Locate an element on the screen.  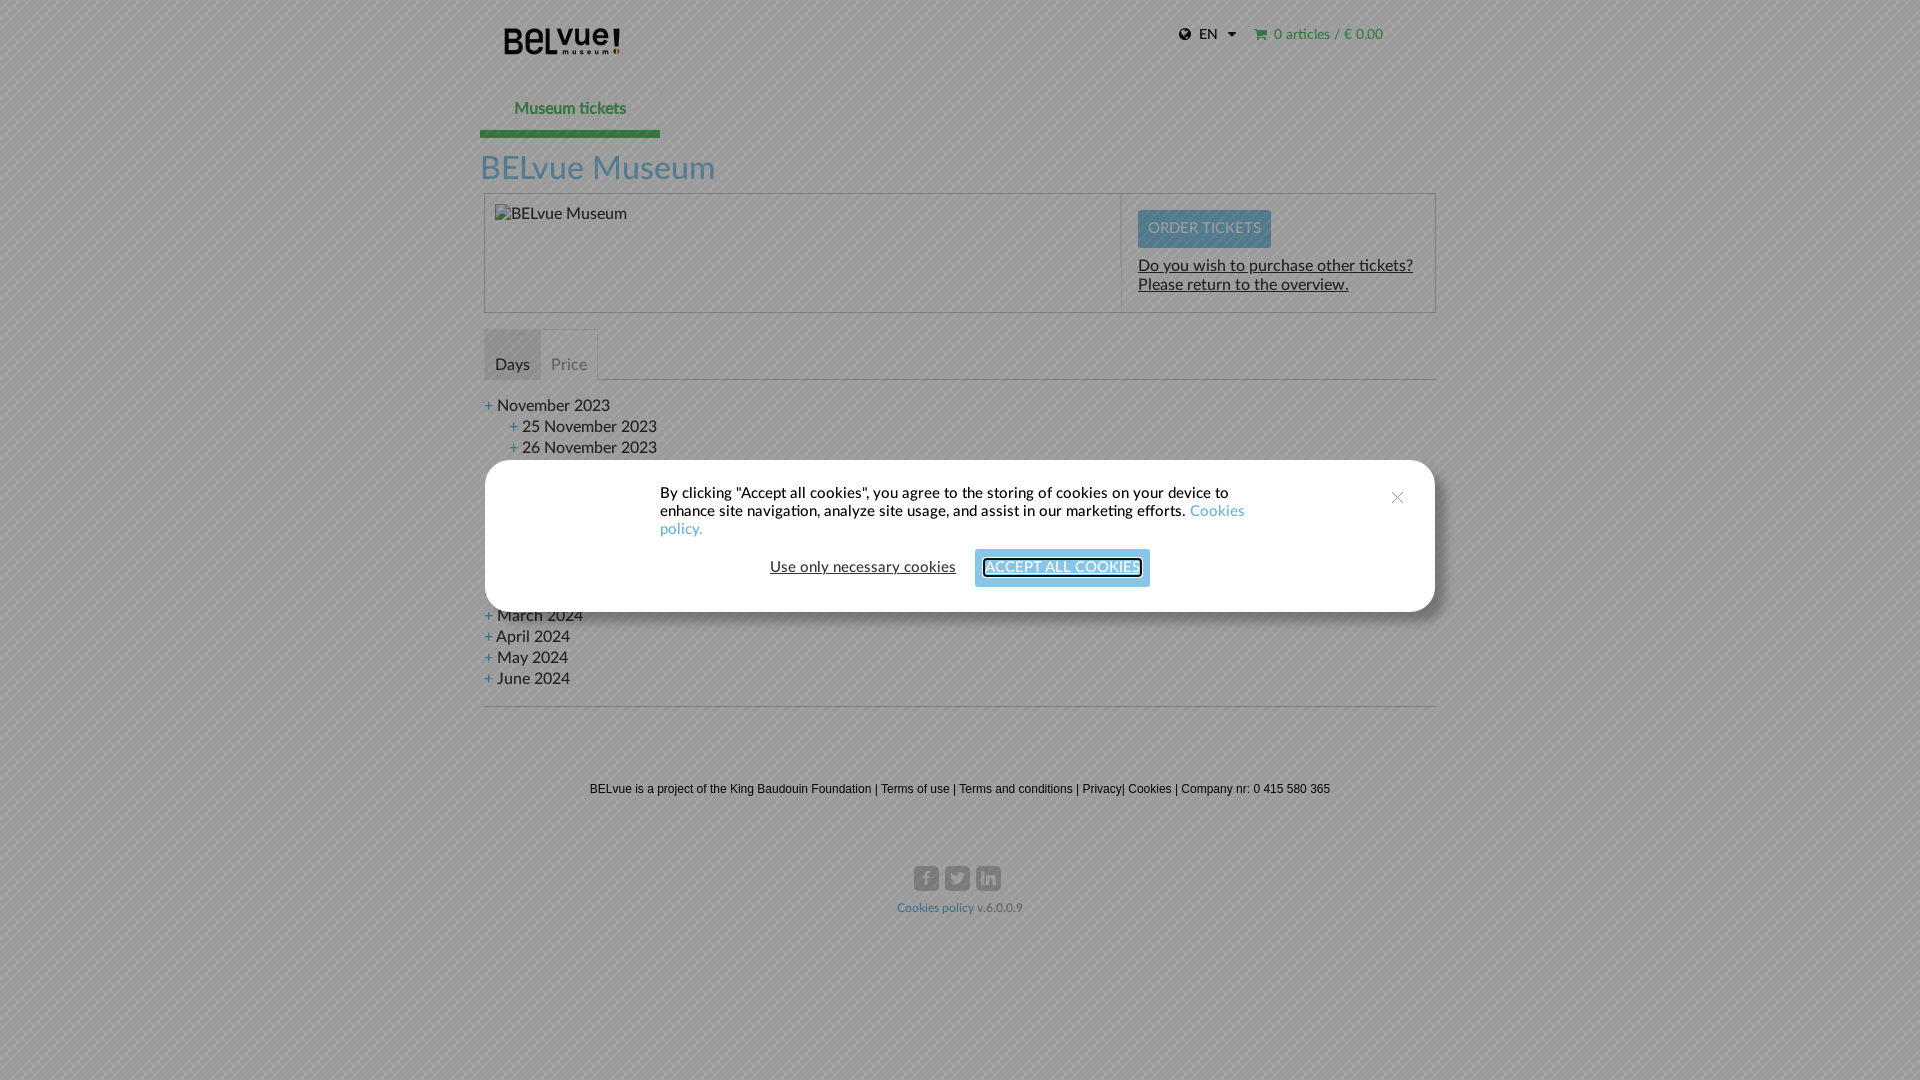
'May 2024' is located at coordinates (532, 658).